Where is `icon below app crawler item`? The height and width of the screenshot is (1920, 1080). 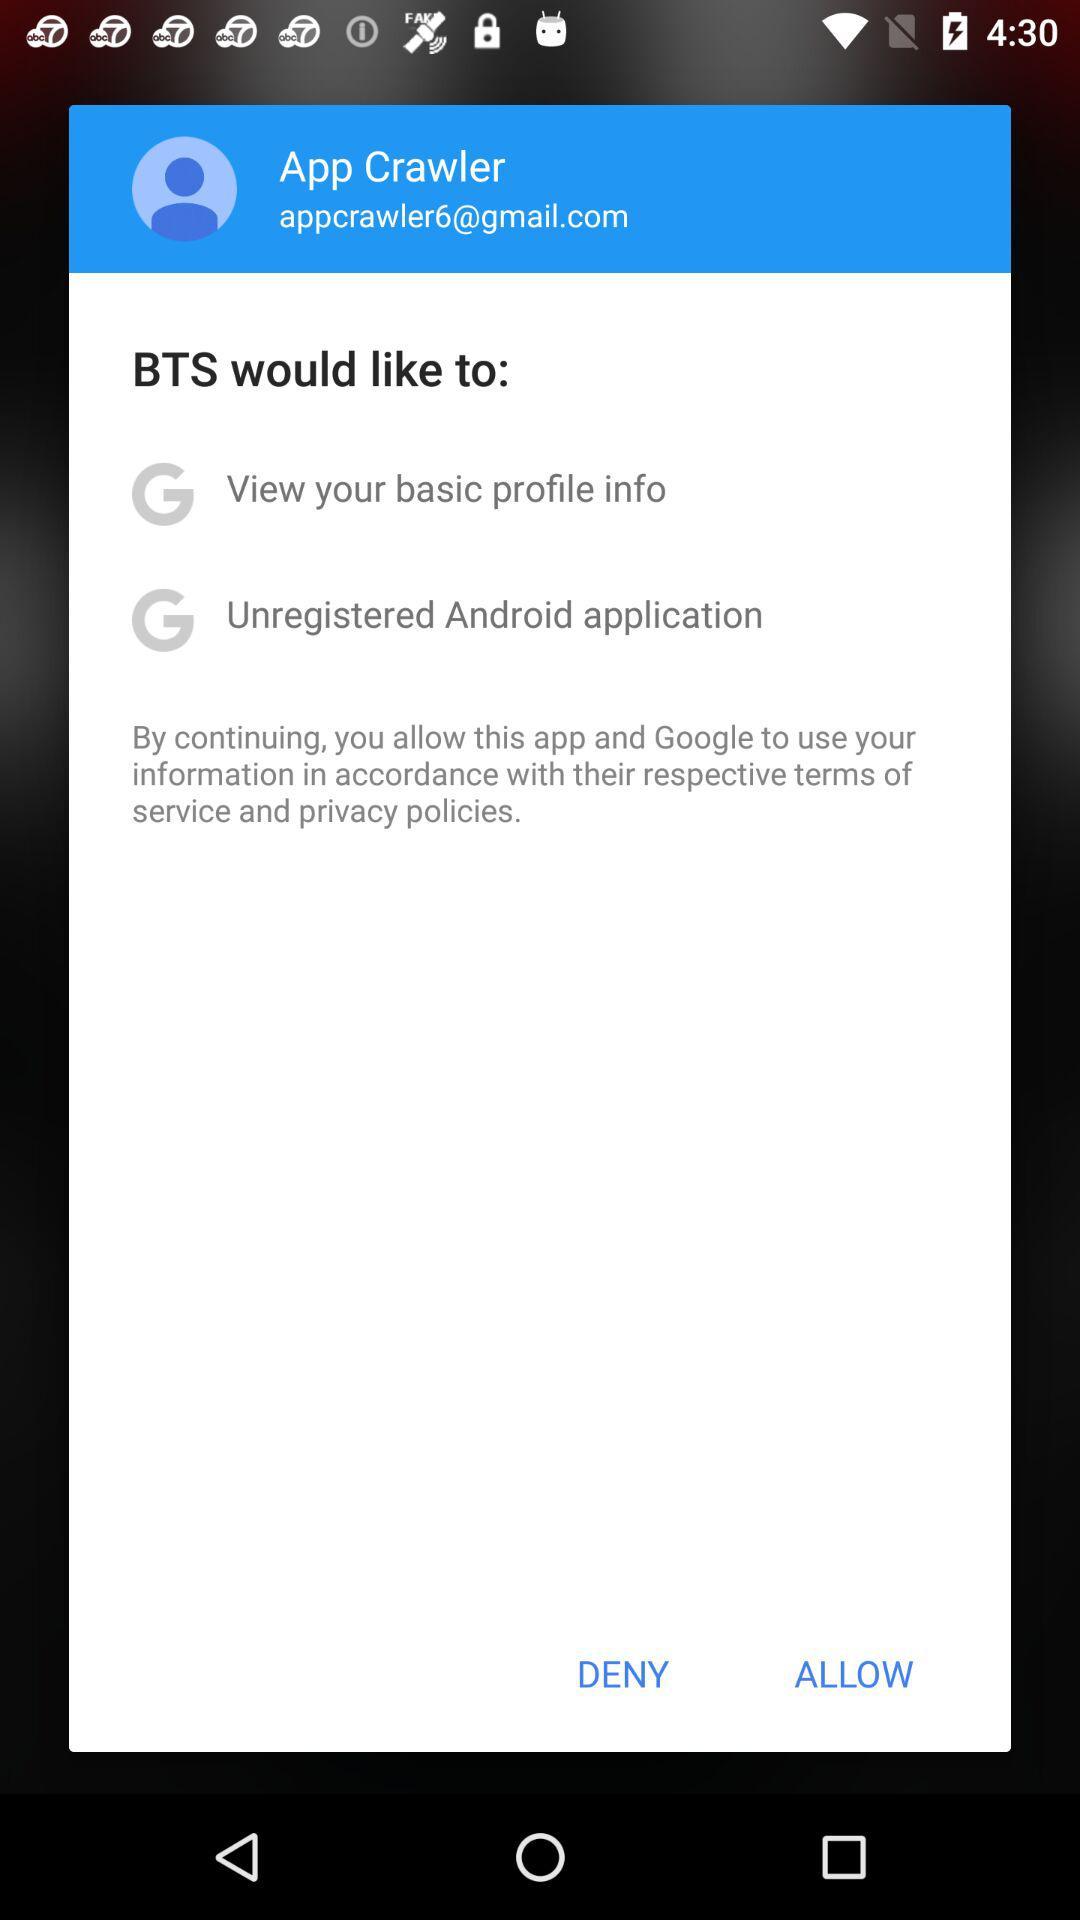
icon below app crawler item is located at coordinates (454, 214).